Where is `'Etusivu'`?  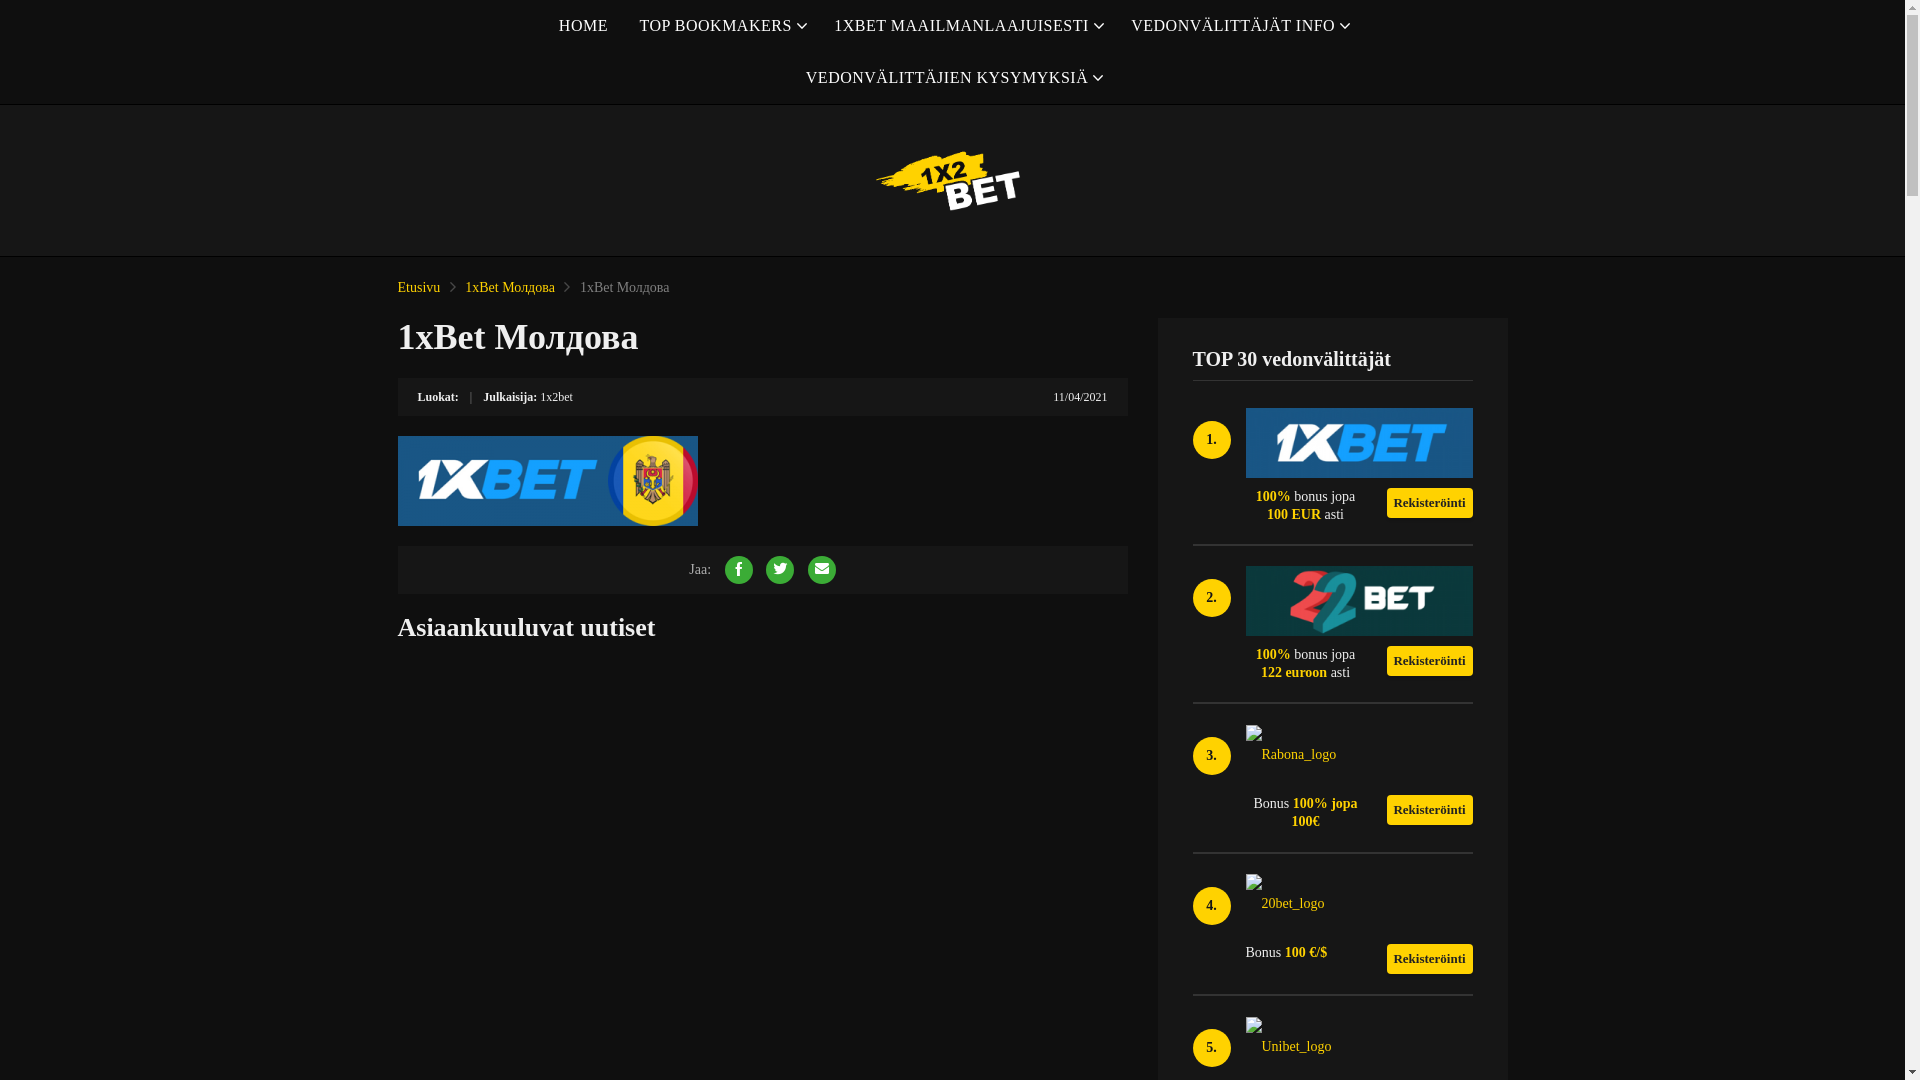
'Etusivu' is located at coordinates (418, 287).